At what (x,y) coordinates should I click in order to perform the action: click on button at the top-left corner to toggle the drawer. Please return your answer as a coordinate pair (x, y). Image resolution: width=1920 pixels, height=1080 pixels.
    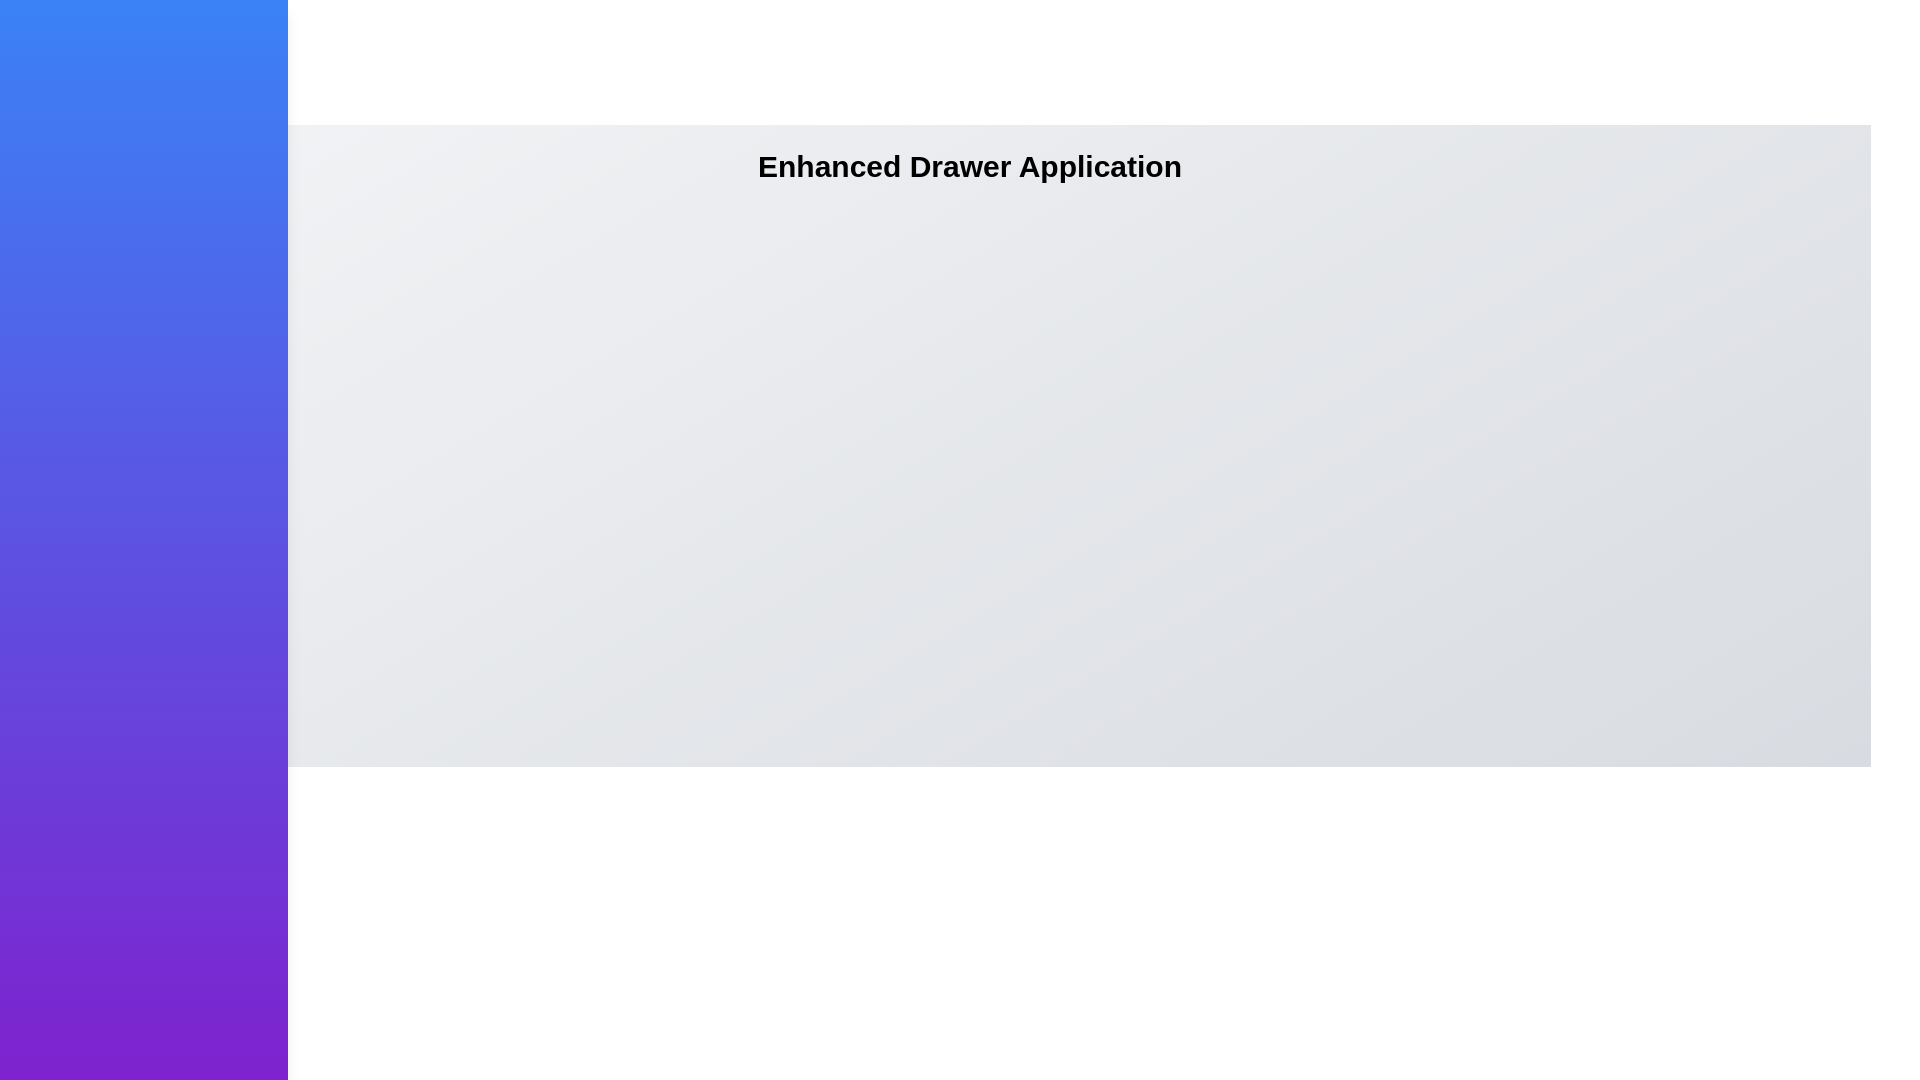
    Looking at the image, I should click on (42, 42).